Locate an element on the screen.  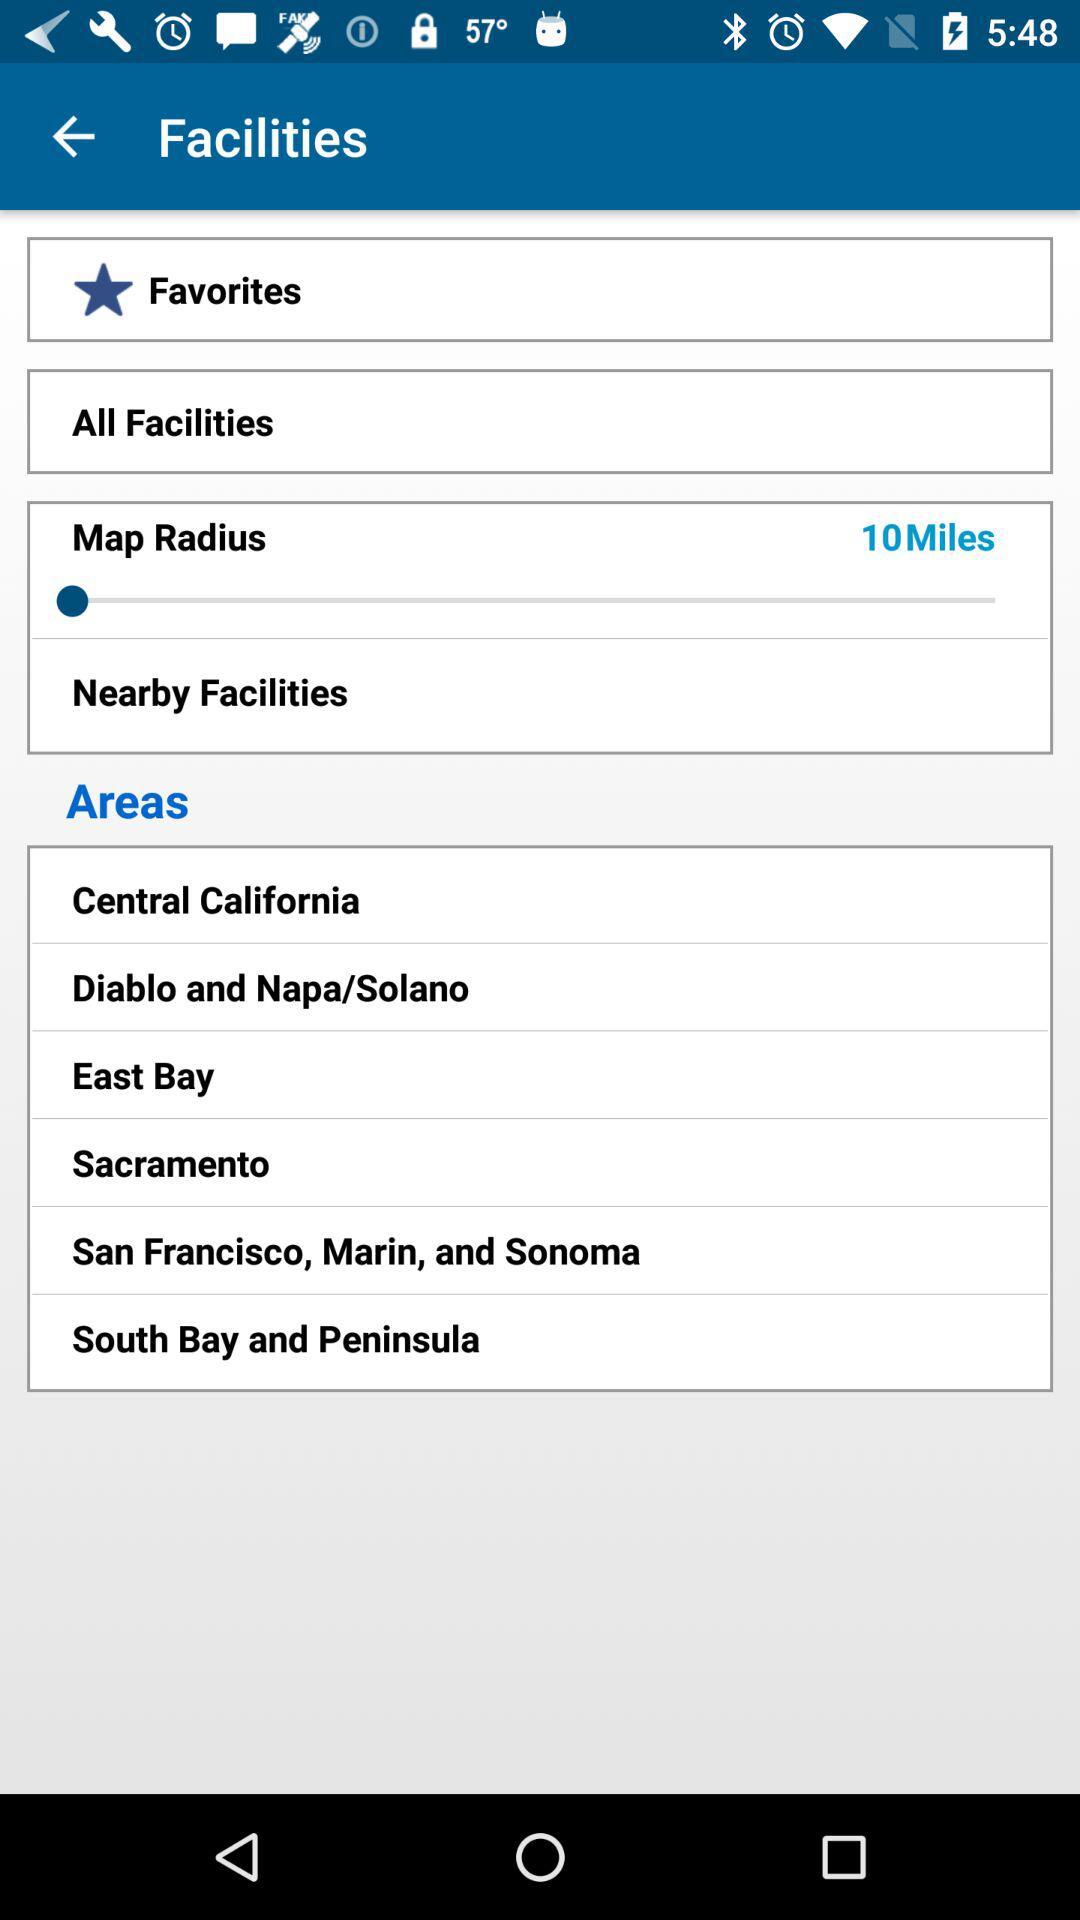
item above the 10	miles icon is located at coordinates (540, 420).